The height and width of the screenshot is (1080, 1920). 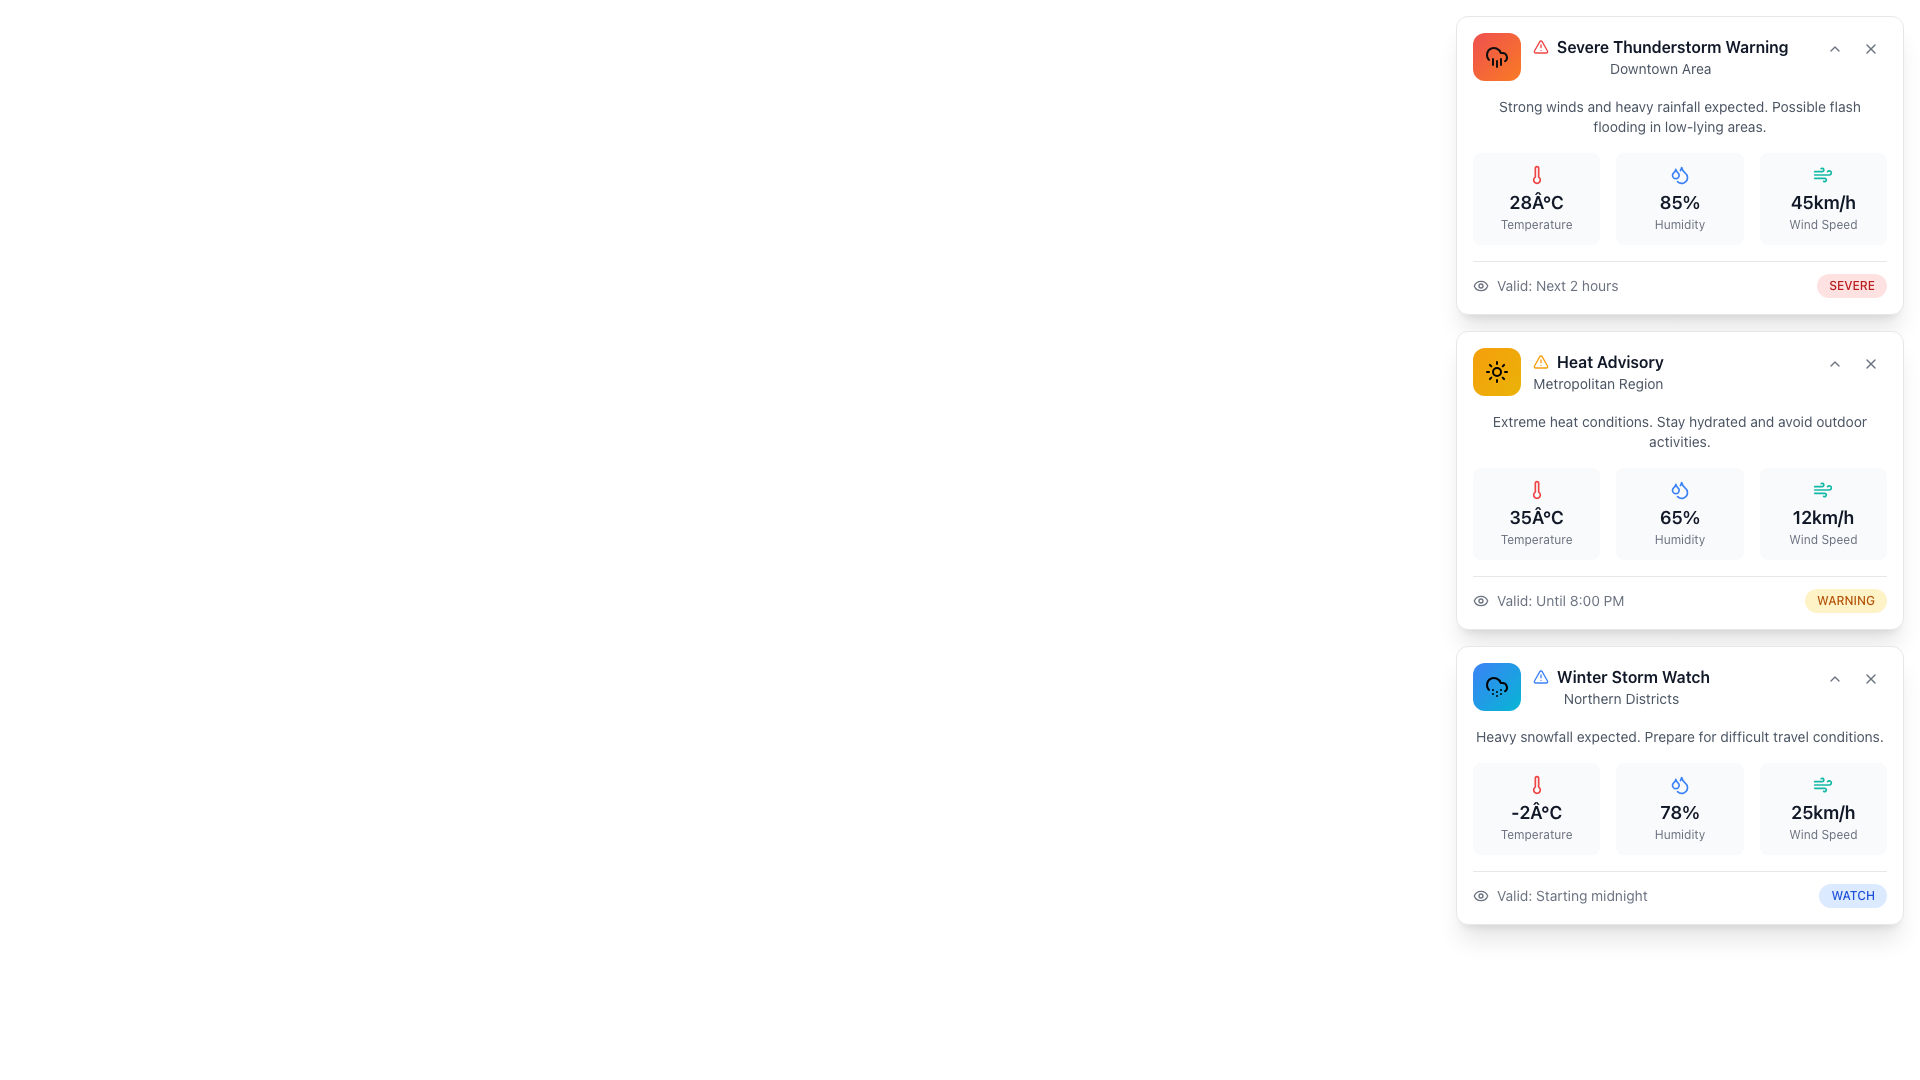 I want to click on the thermometer icon representing temperature-related information located in the 'Temperature' section of the 'Heat Advisory' card, which is the second card from the top, so click(x=1535, y=489).